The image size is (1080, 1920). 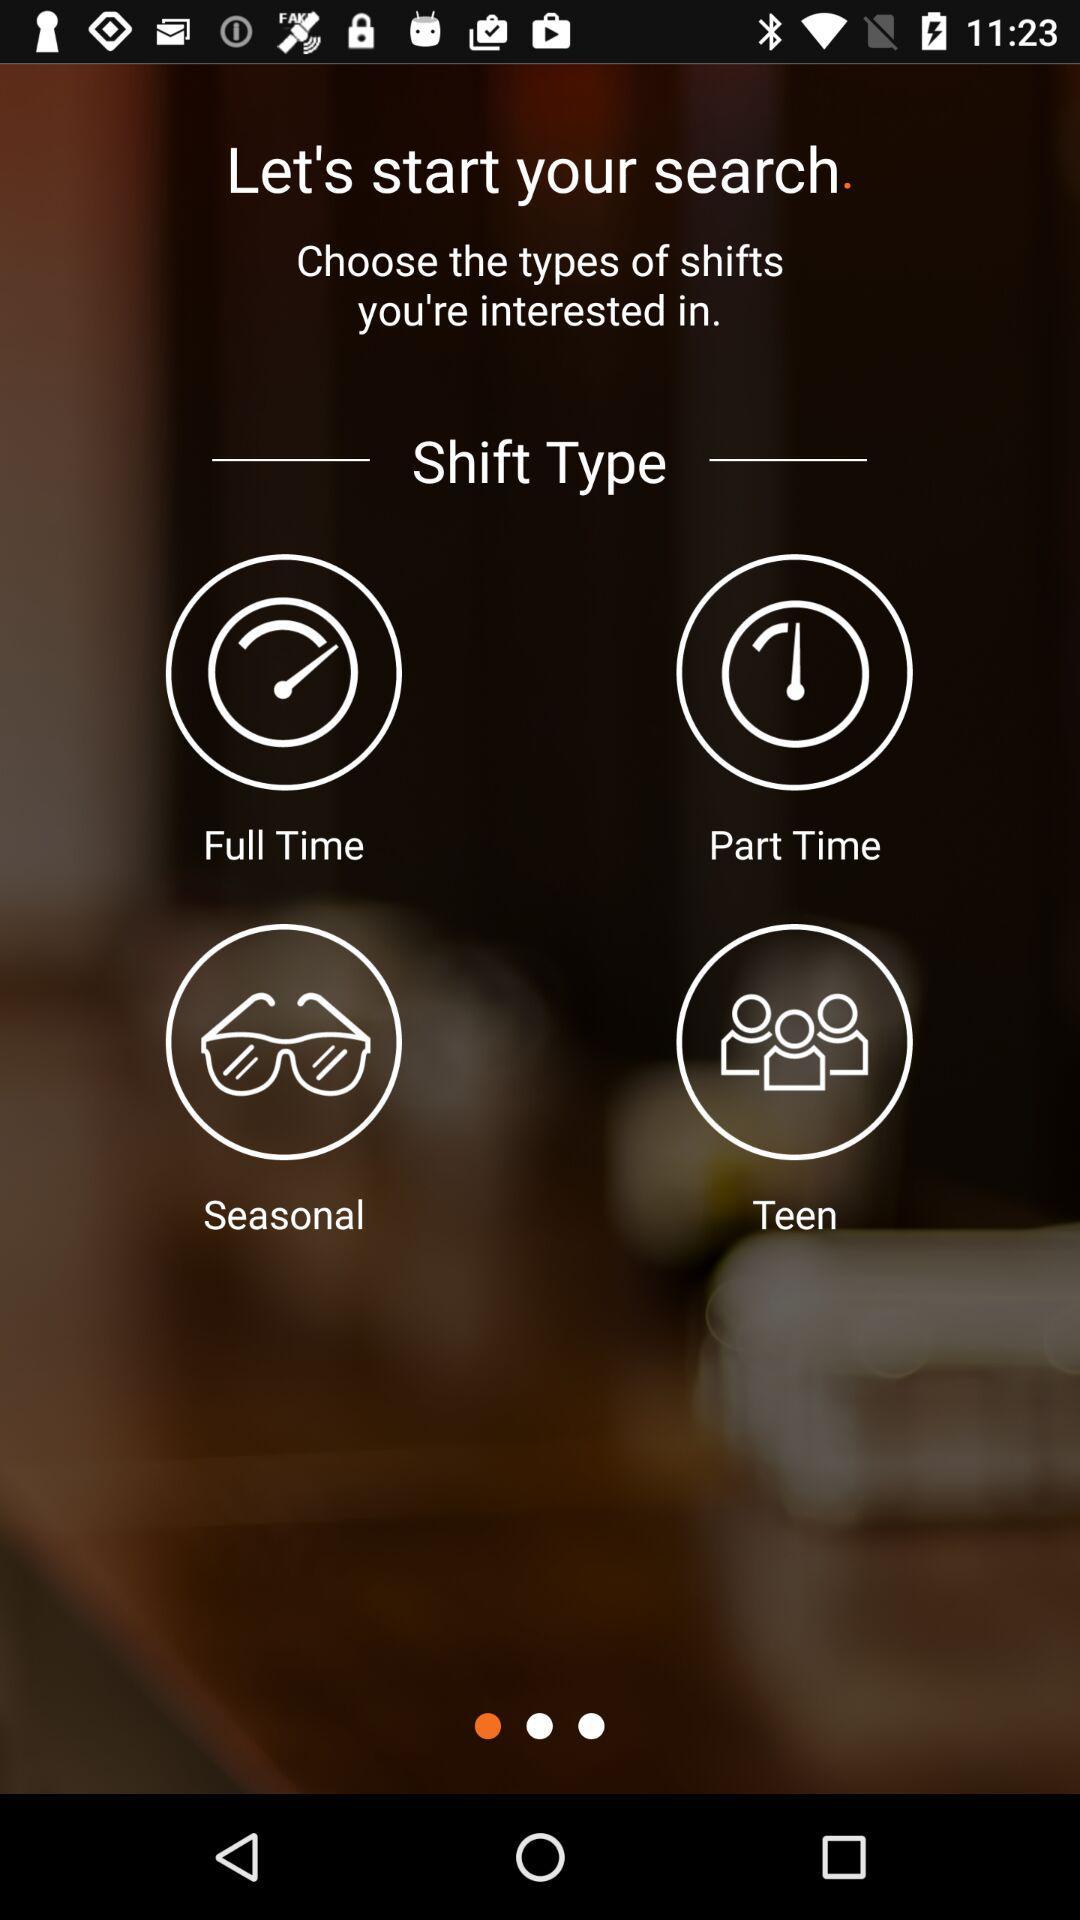 I want to click on first menu page, so click(x=487, y=1725).